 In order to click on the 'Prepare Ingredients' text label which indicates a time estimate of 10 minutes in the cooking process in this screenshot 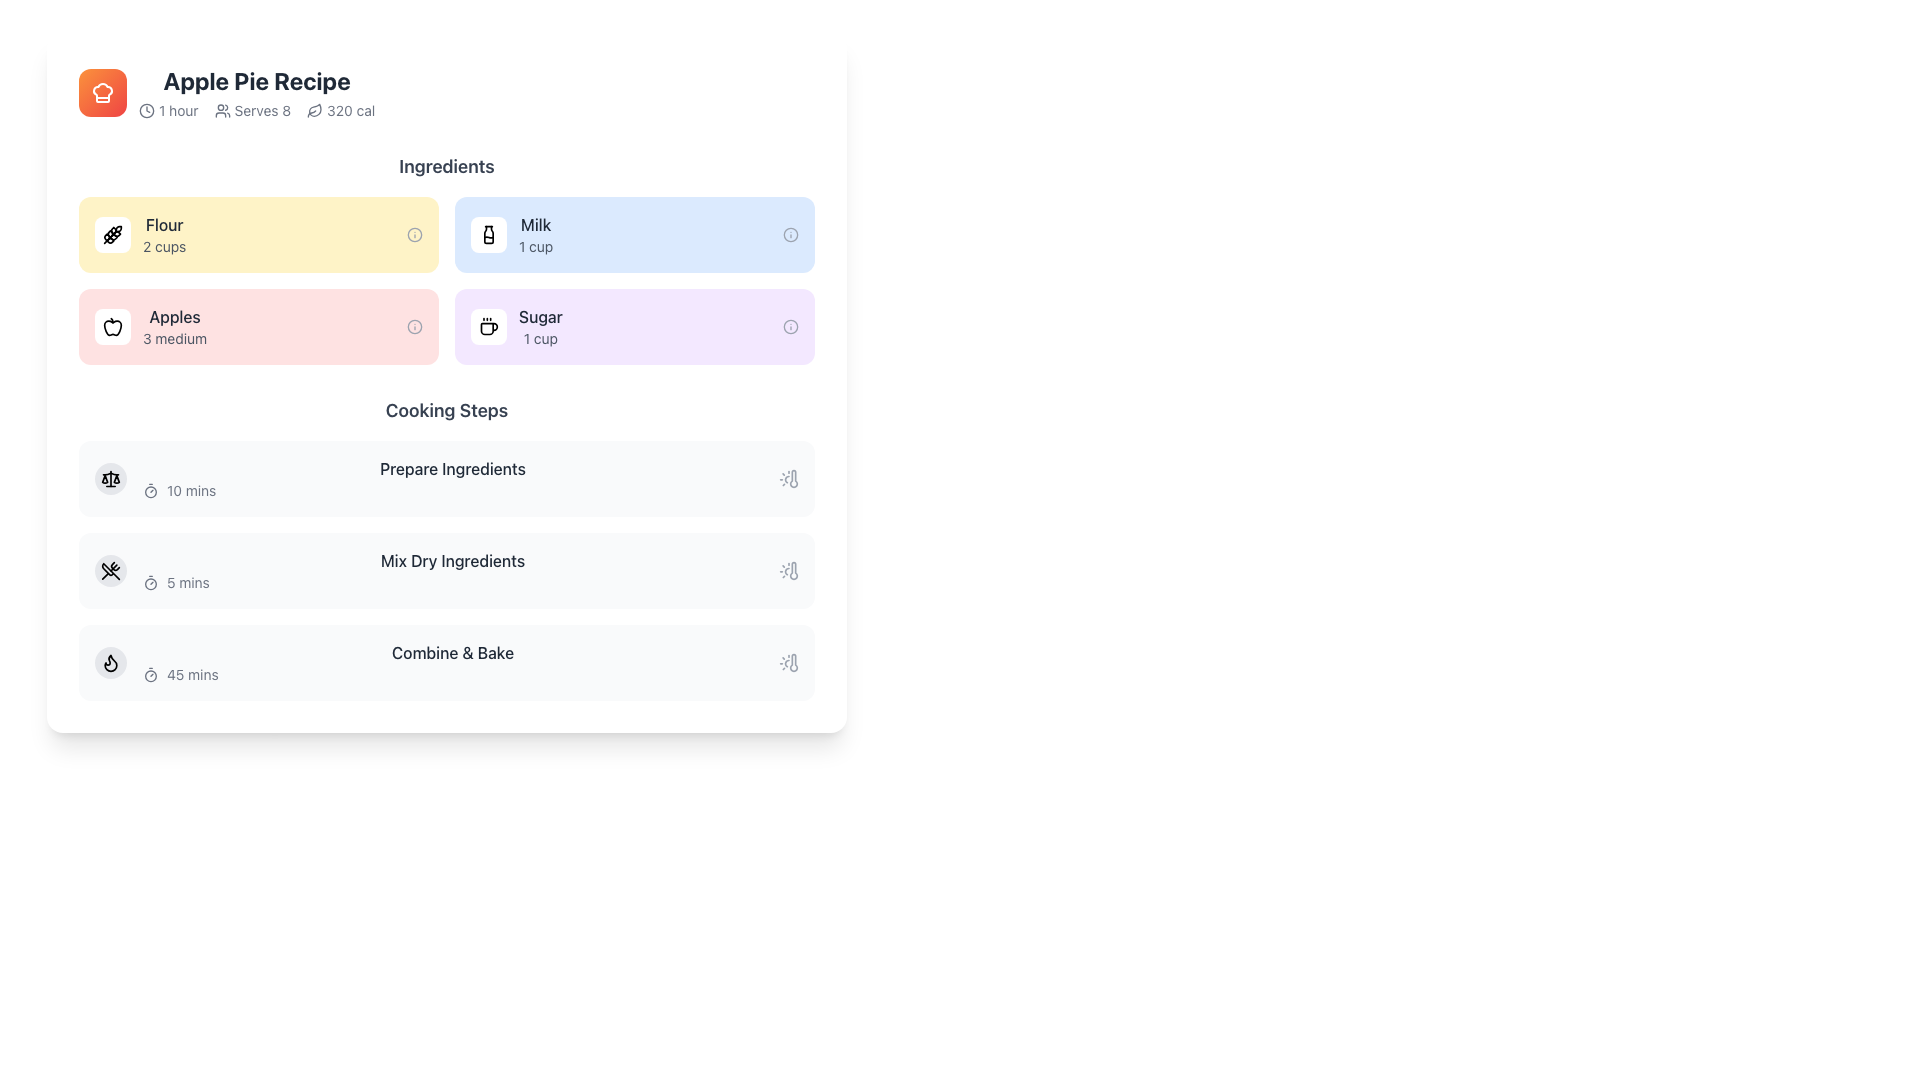, I will do `click(451, 478)`.